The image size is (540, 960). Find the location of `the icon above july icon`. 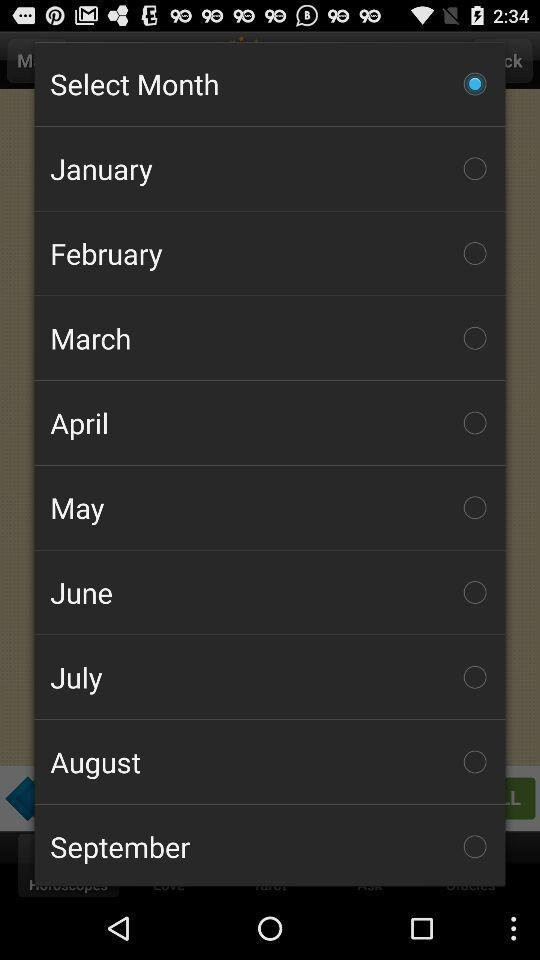

the icon above july icon is located at coordinates (270, 592).